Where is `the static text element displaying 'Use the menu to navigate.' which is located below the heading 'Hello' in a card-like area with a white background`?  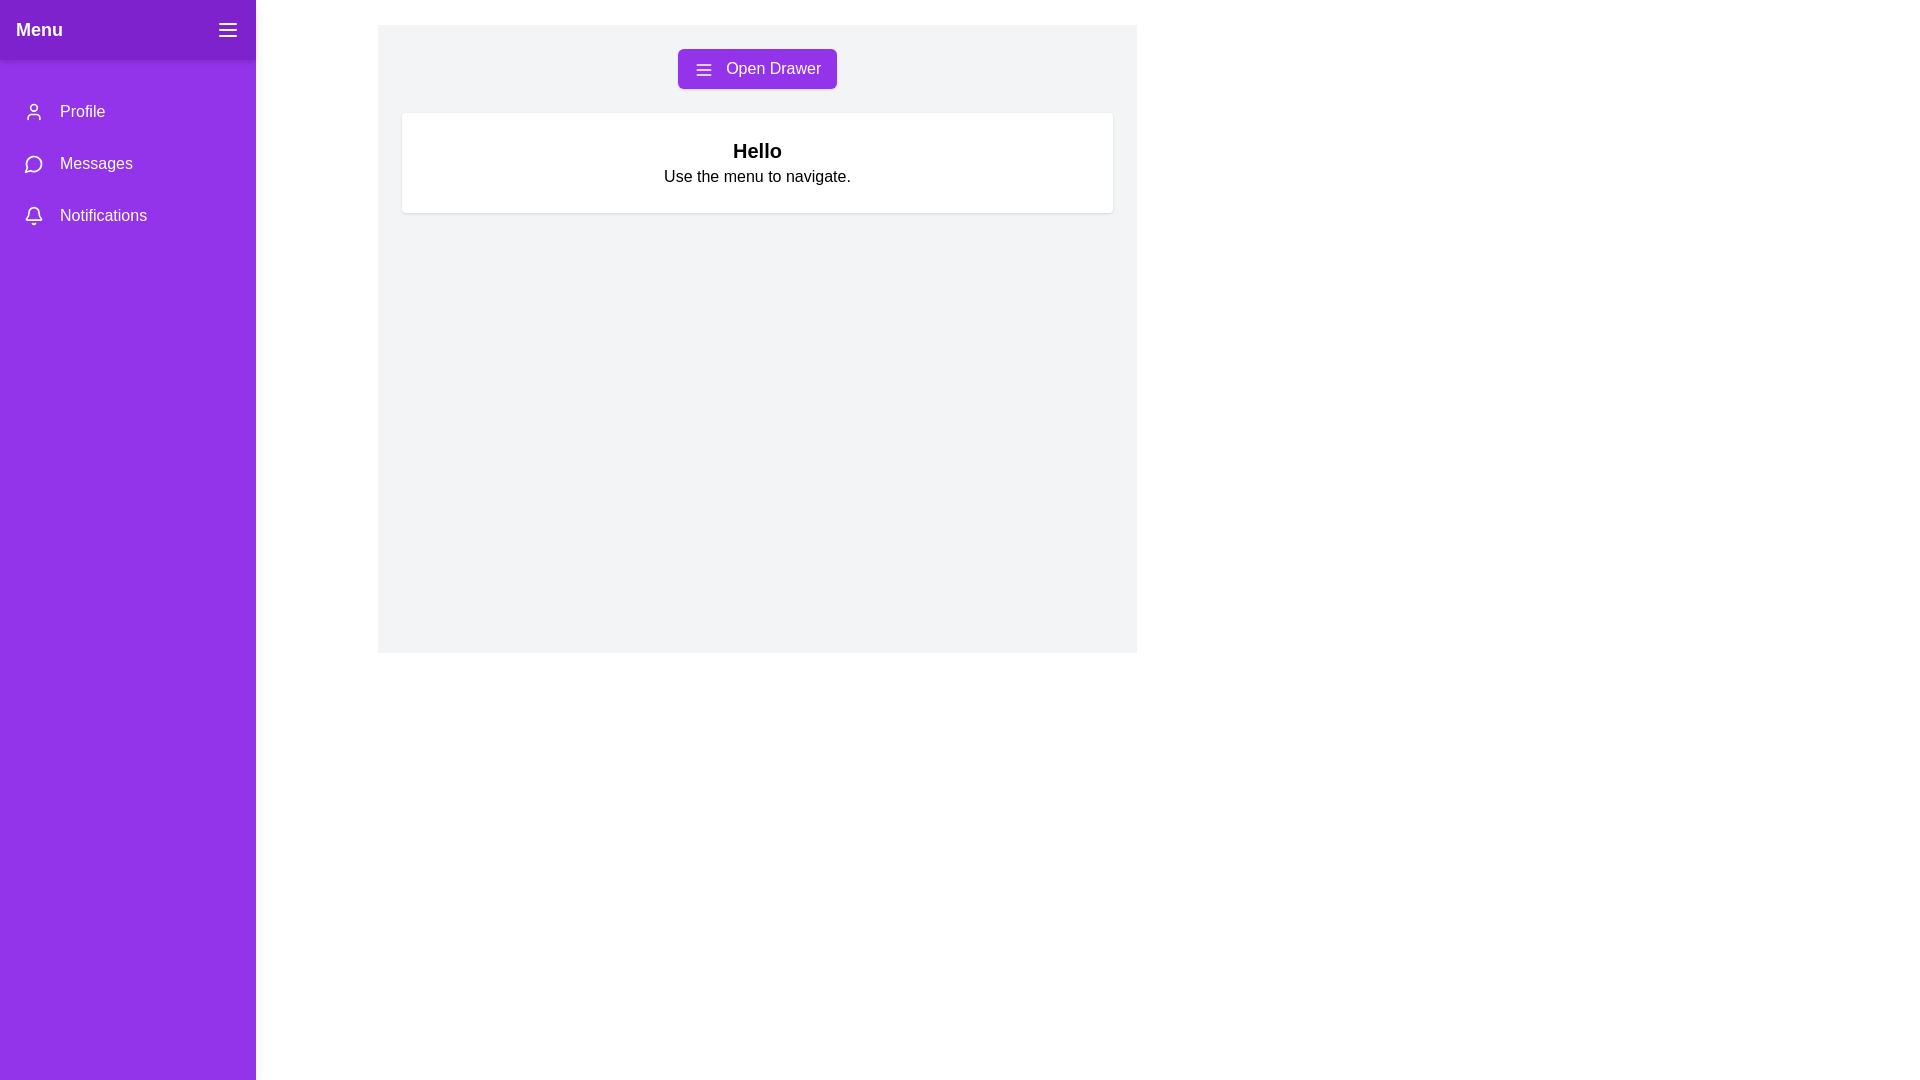 the static text element displaying 'Use the menu to navigate.' which is located below the heading 'Hello' in a card-like area with a white background is located at coordinates (756, 176).